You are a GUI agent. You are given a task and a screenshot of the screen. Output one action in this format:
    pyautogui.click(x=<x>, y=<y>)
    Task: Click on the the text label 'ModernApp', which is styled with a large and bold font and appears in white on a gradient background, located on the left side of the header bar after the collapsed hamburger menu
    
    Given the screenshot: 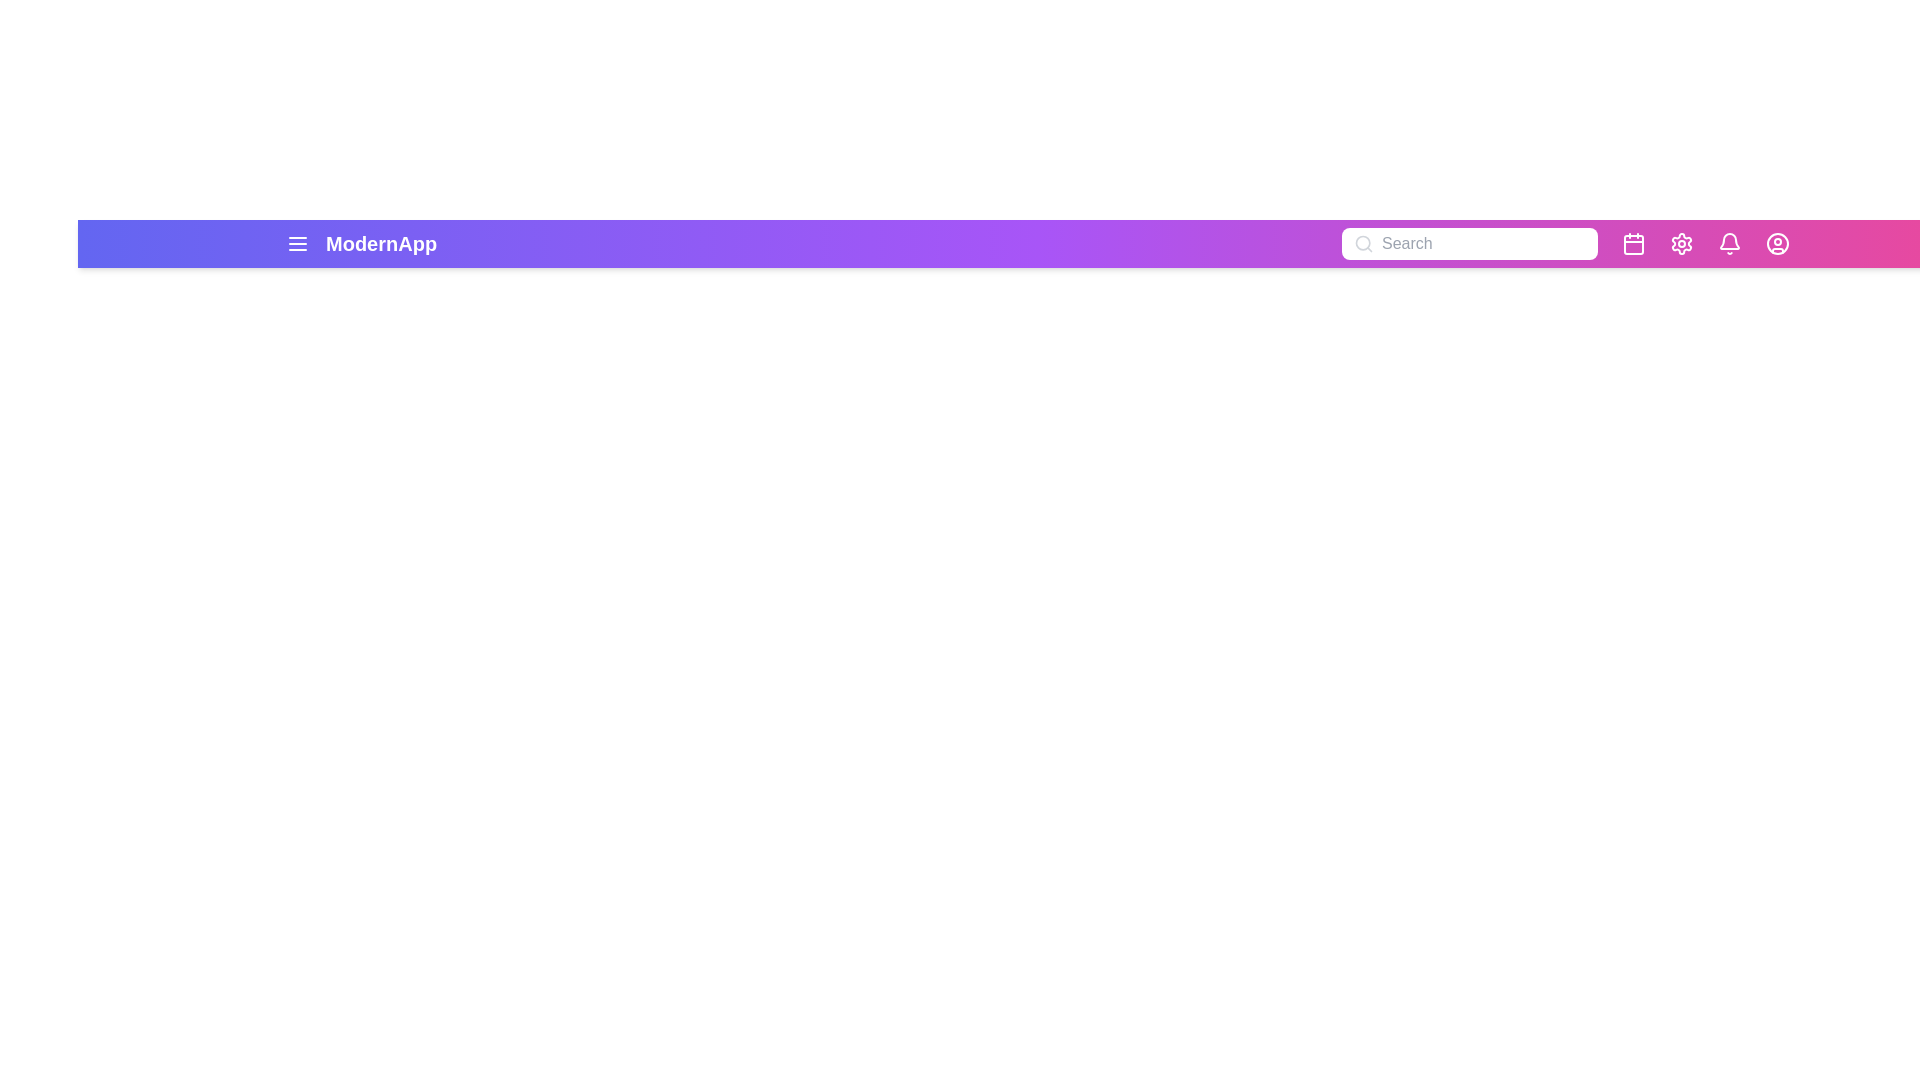 What is the action you would take?
    pyautogui.click(x=381, y=242)
    